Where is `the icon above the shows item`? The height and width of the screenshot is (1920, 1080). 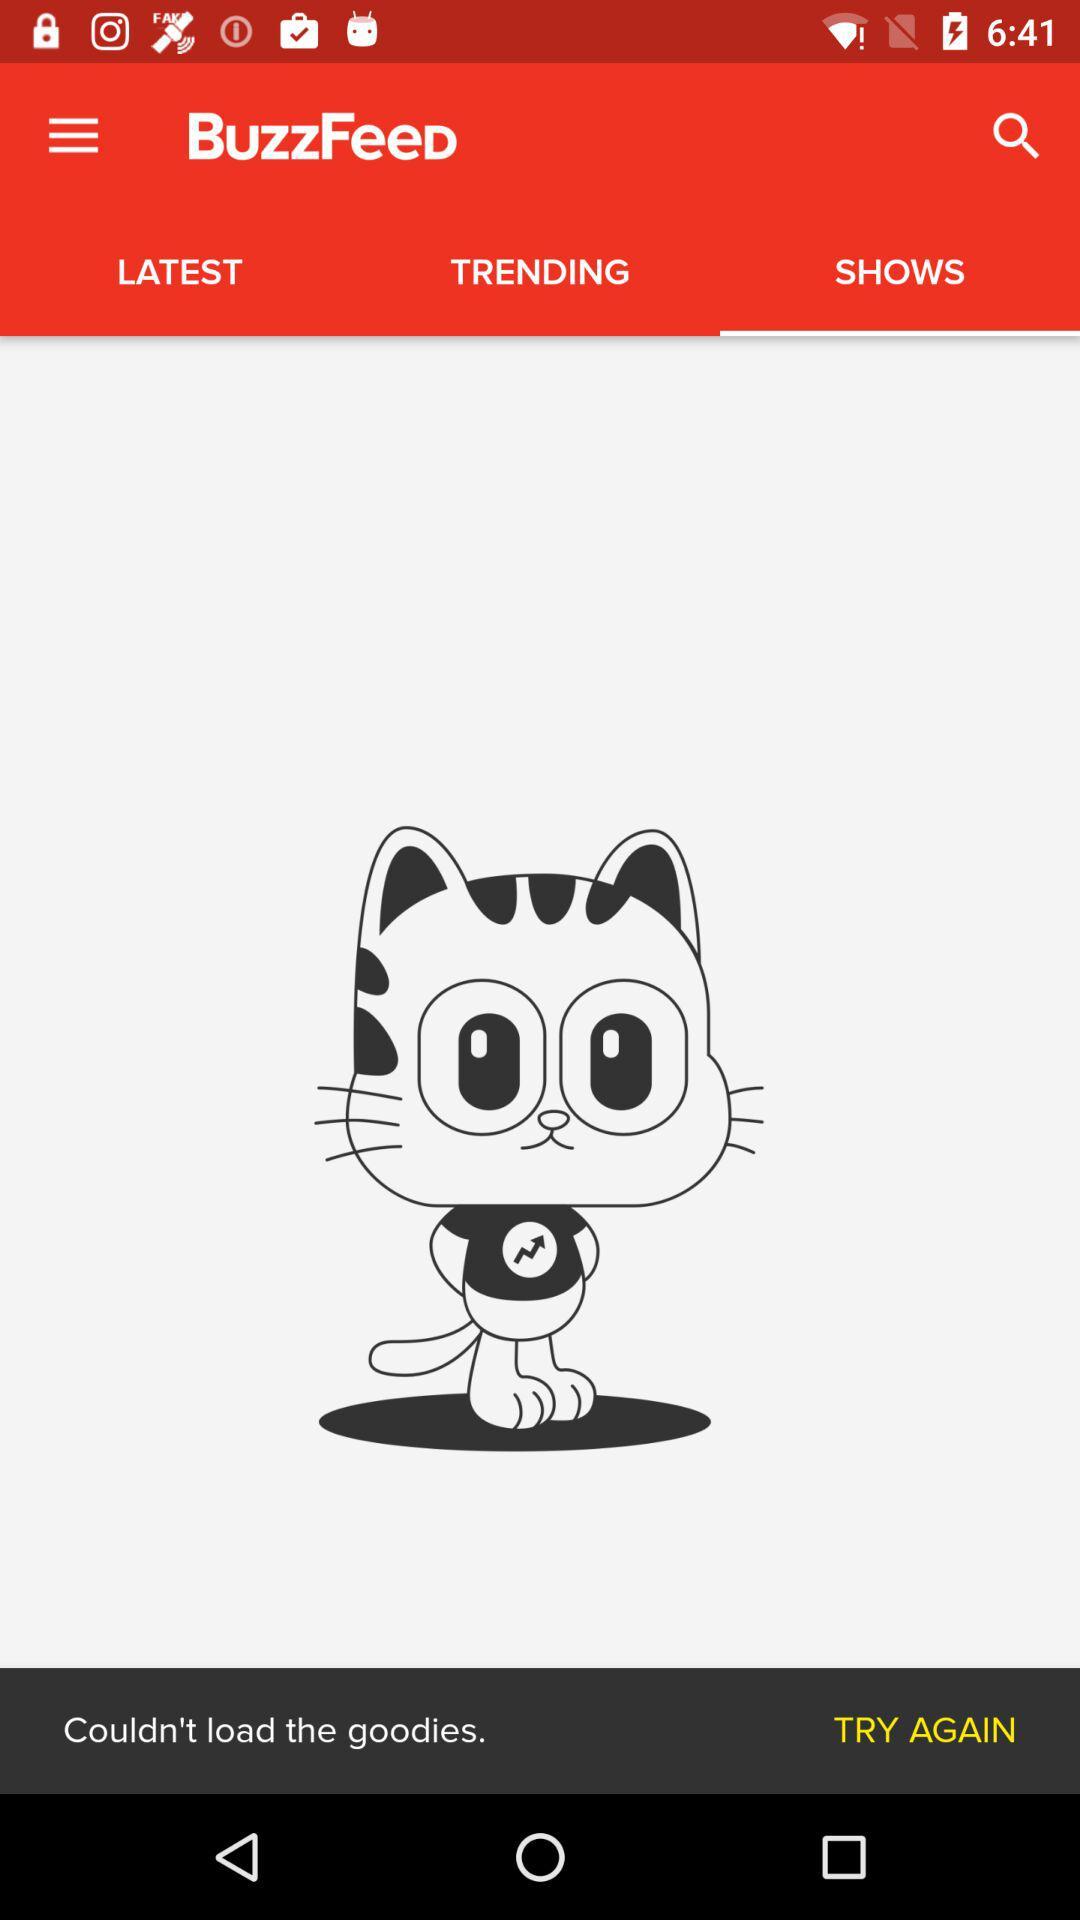
the icon above the shows item is located at coordinates (1017, 135).